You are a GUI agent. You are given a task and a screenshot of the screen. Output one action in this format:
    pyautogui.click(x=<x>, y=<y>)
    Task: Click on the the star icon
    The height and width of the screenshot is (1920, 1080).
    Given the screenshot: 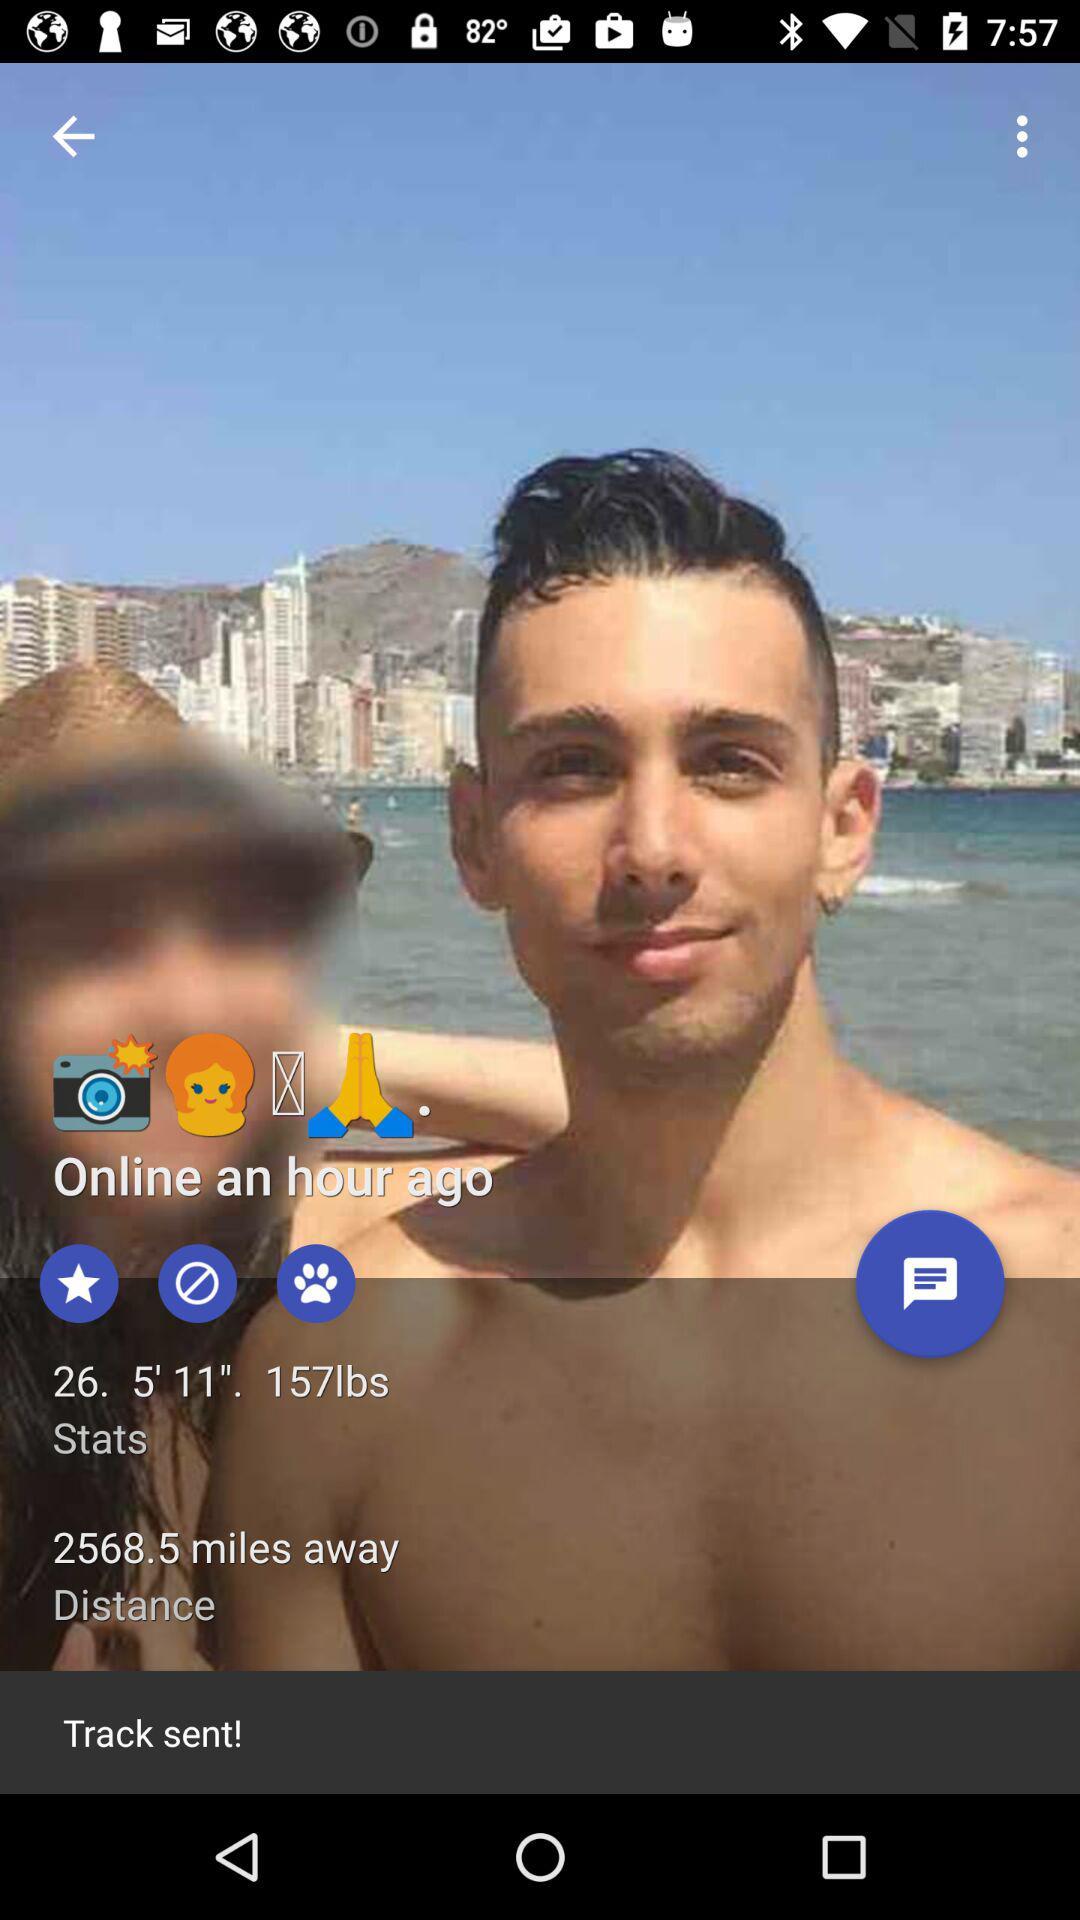 What is the action you would take?
    pyautogui.click(x=78, y=1283)
    